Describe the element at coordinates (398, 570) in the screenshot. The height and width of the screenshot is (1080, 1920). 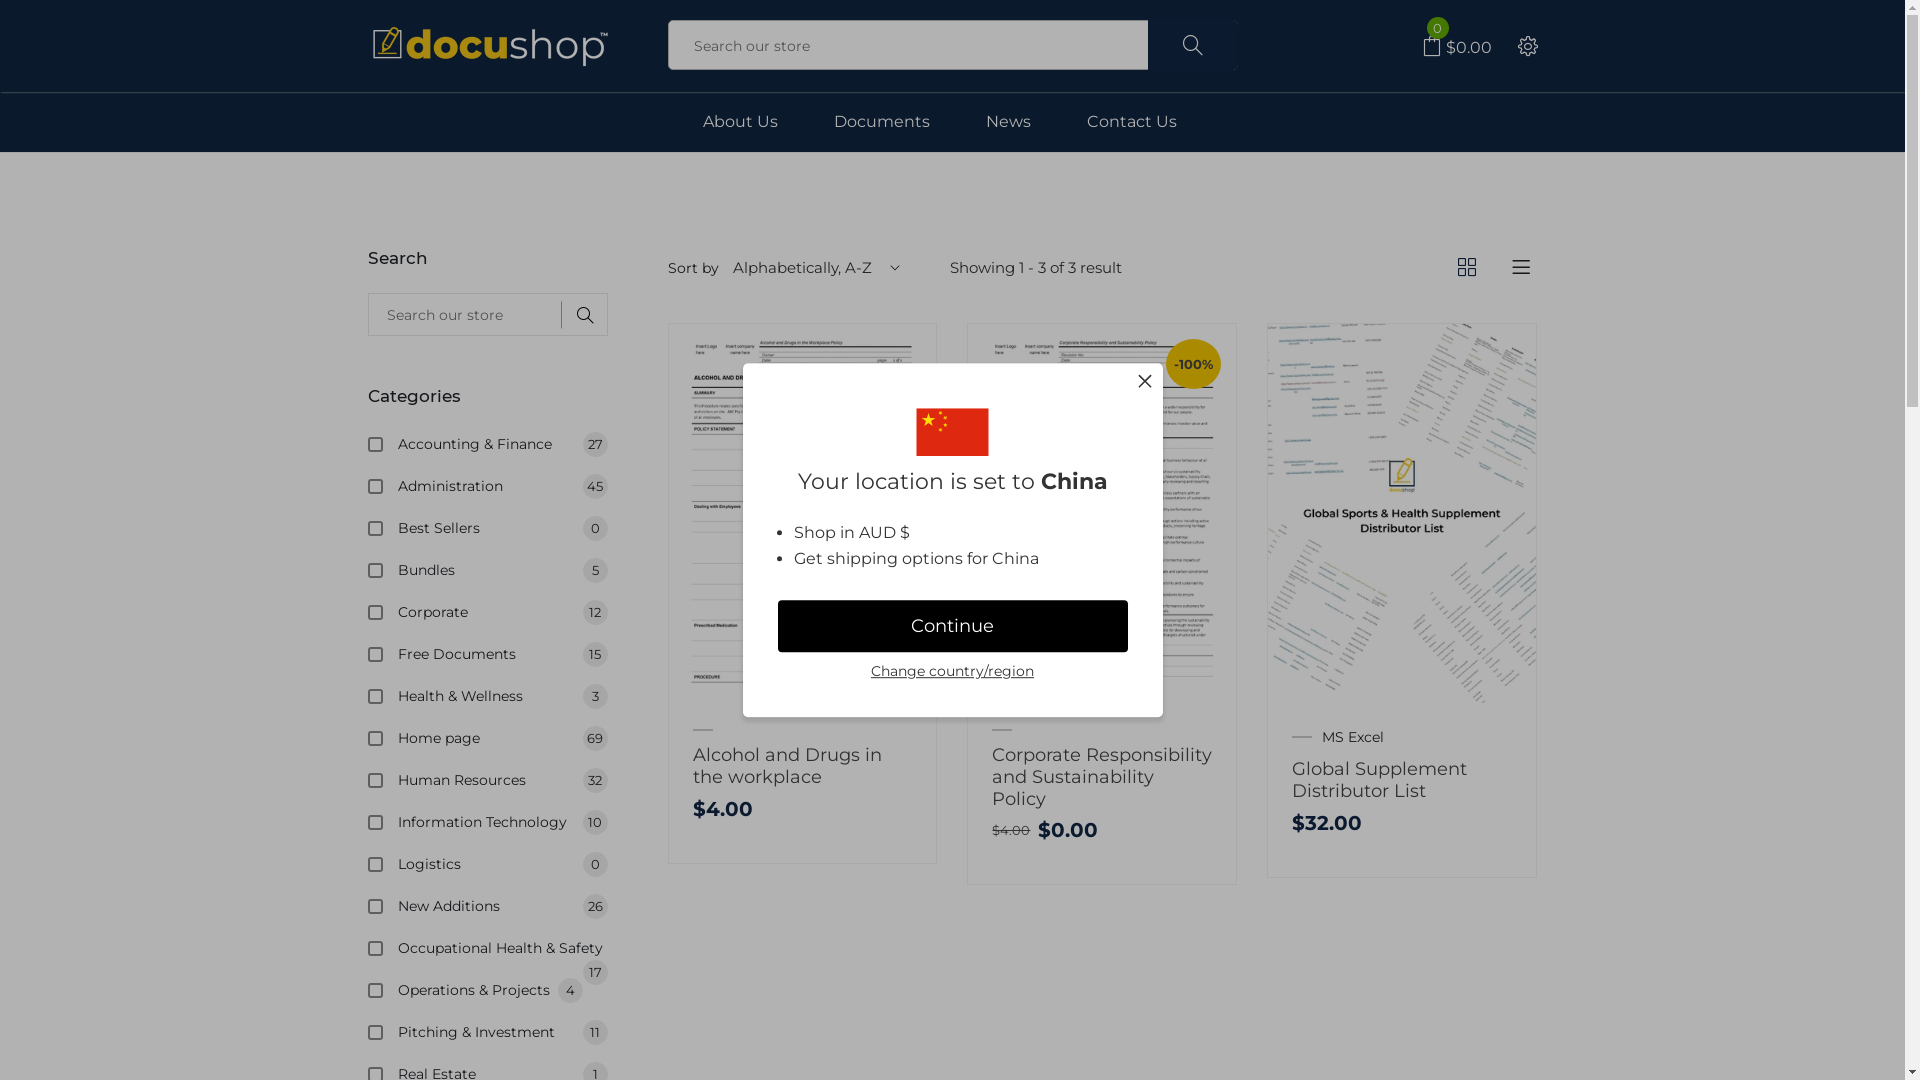
I see `'Bundles` at that location.